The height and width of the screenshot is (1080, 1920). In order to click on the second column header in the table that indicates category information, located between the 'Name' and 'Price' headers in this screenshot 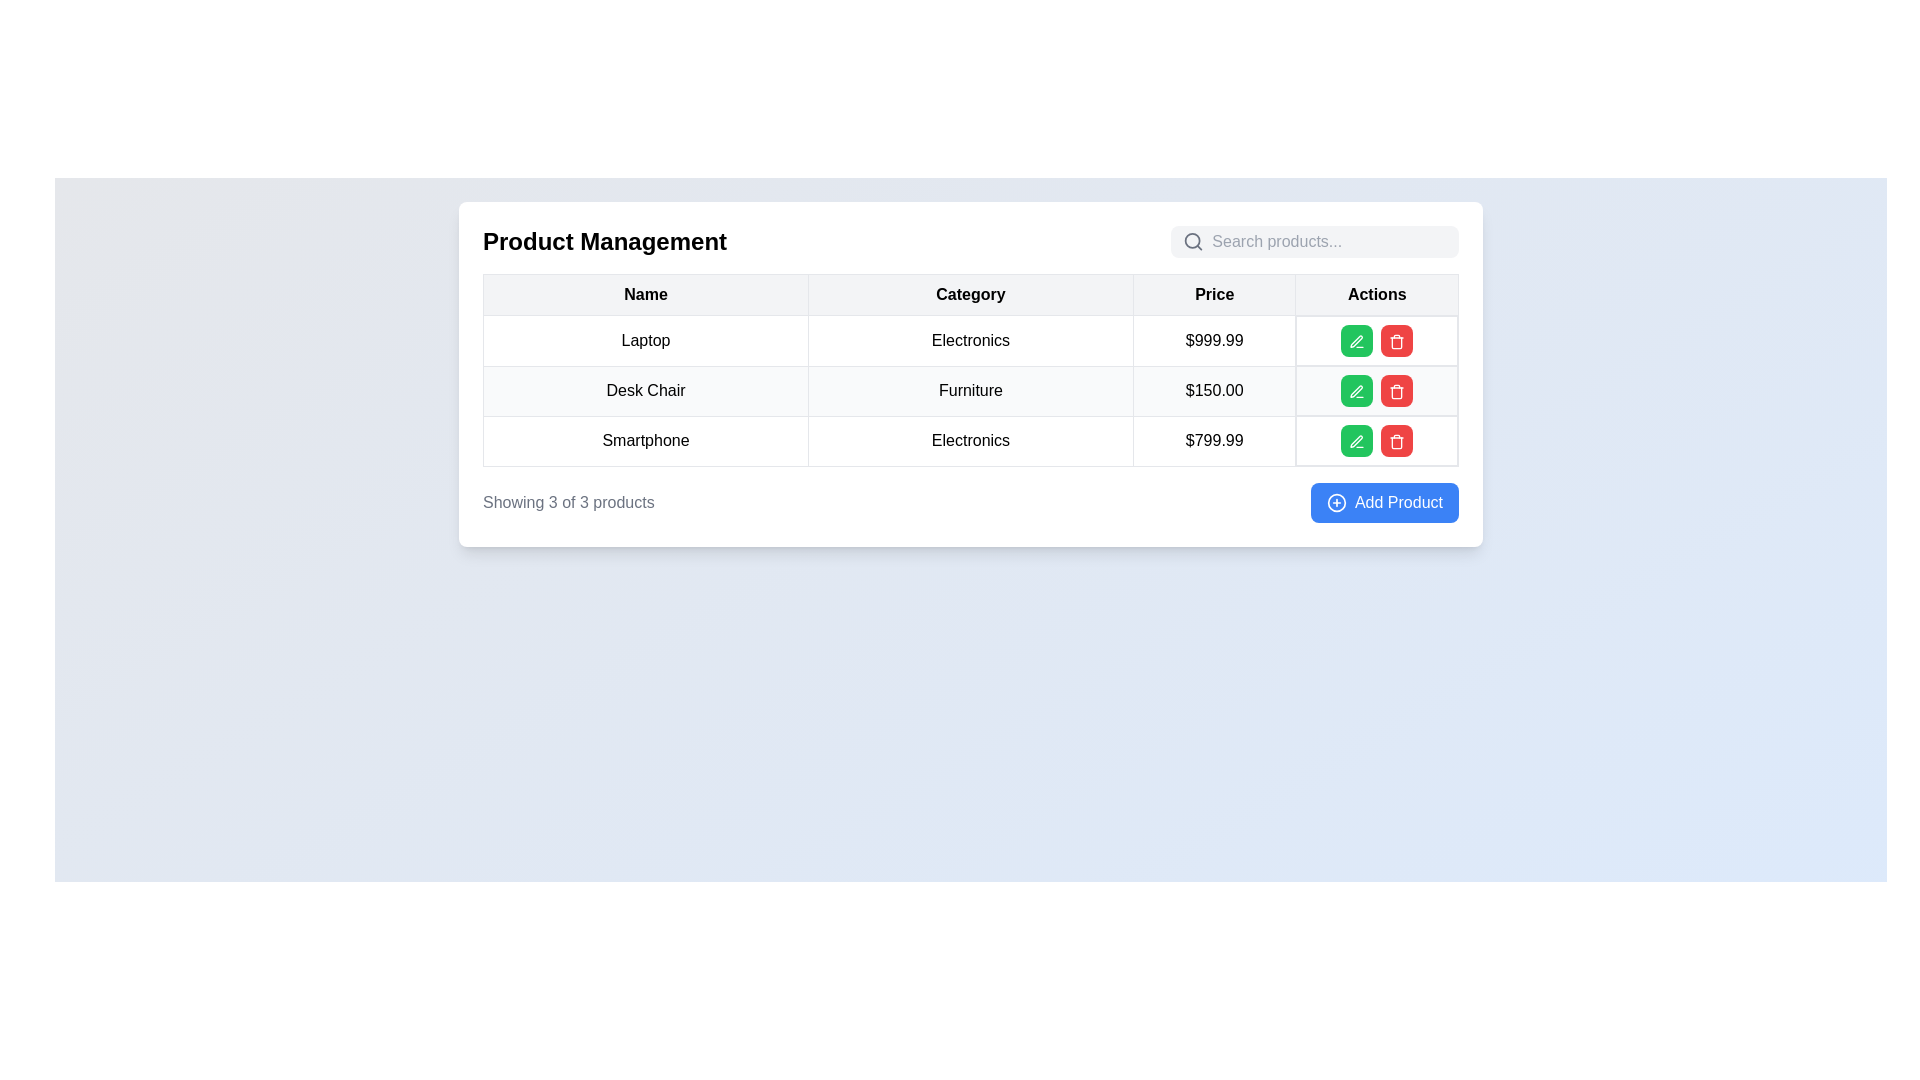, I will do `click(970, 294)`.